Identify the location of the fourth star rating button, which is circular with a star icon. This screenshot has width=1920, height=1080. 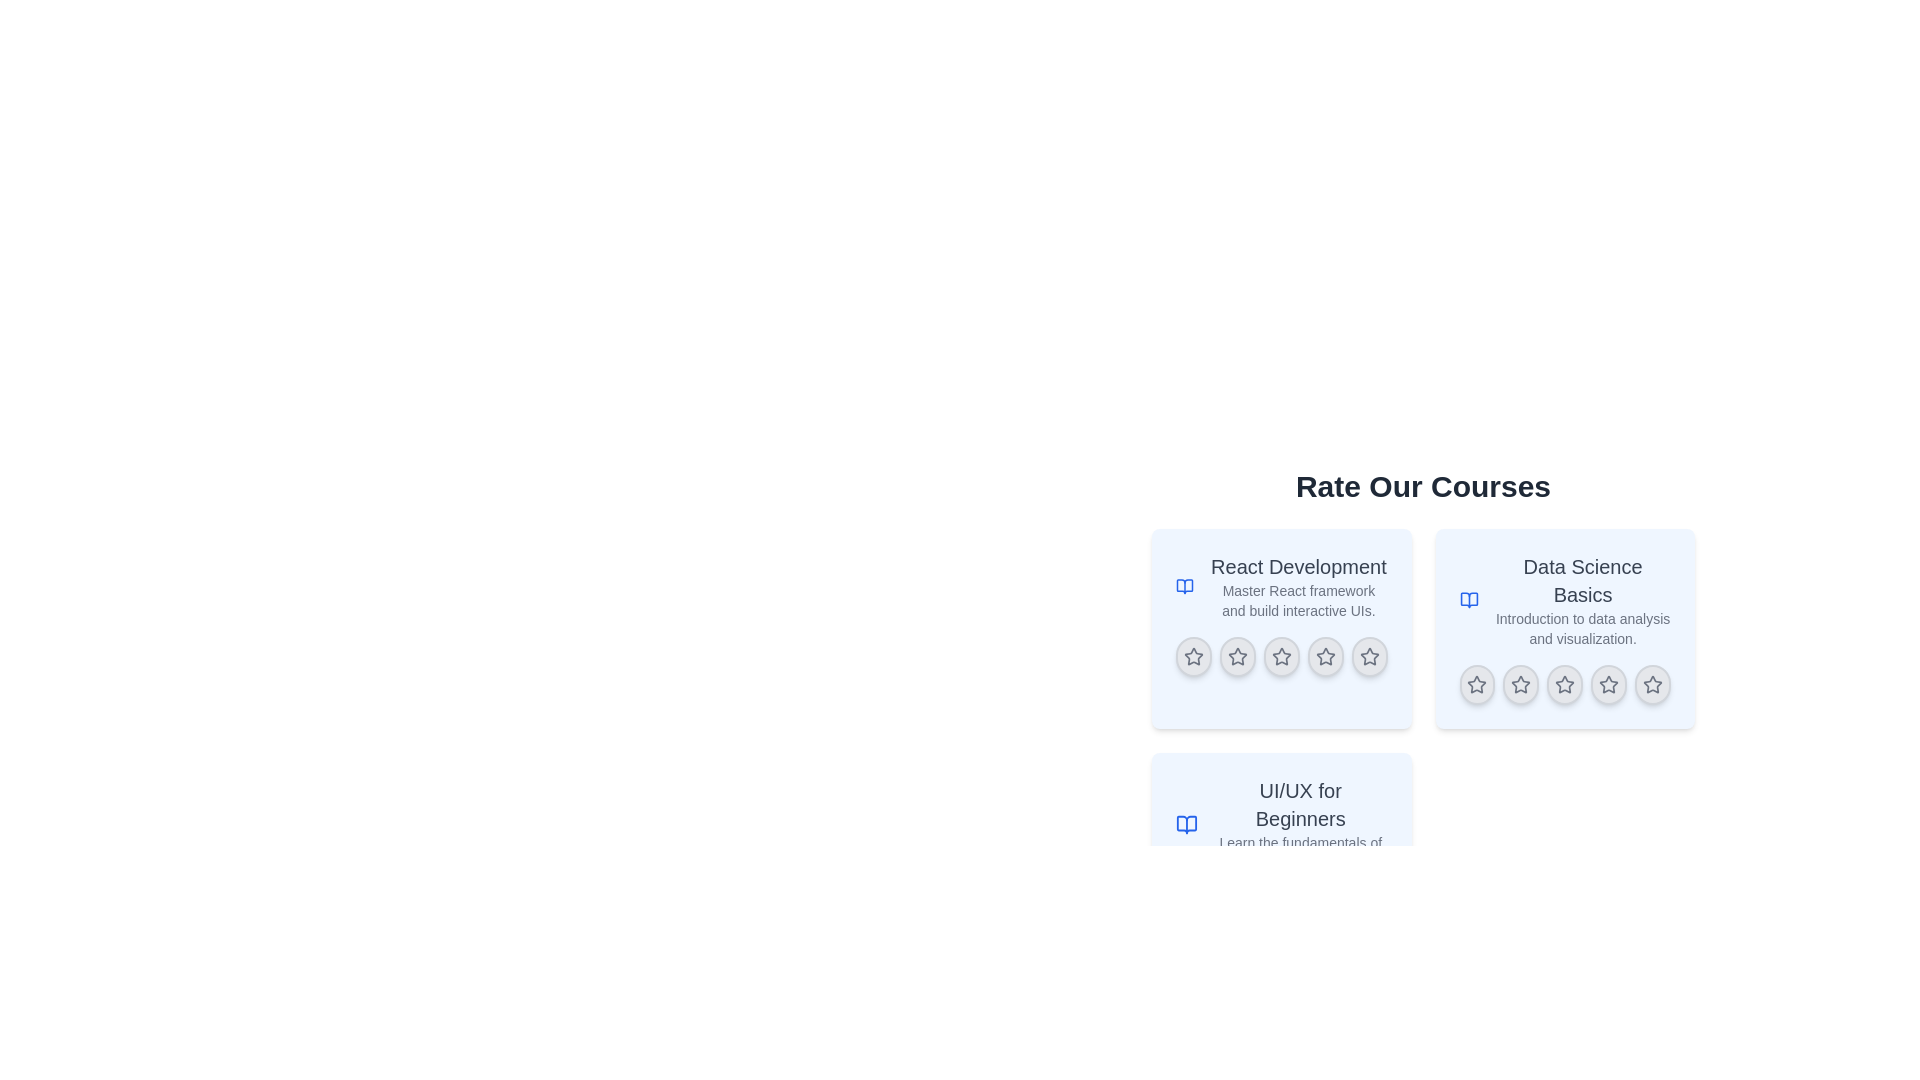
(1609, 684).